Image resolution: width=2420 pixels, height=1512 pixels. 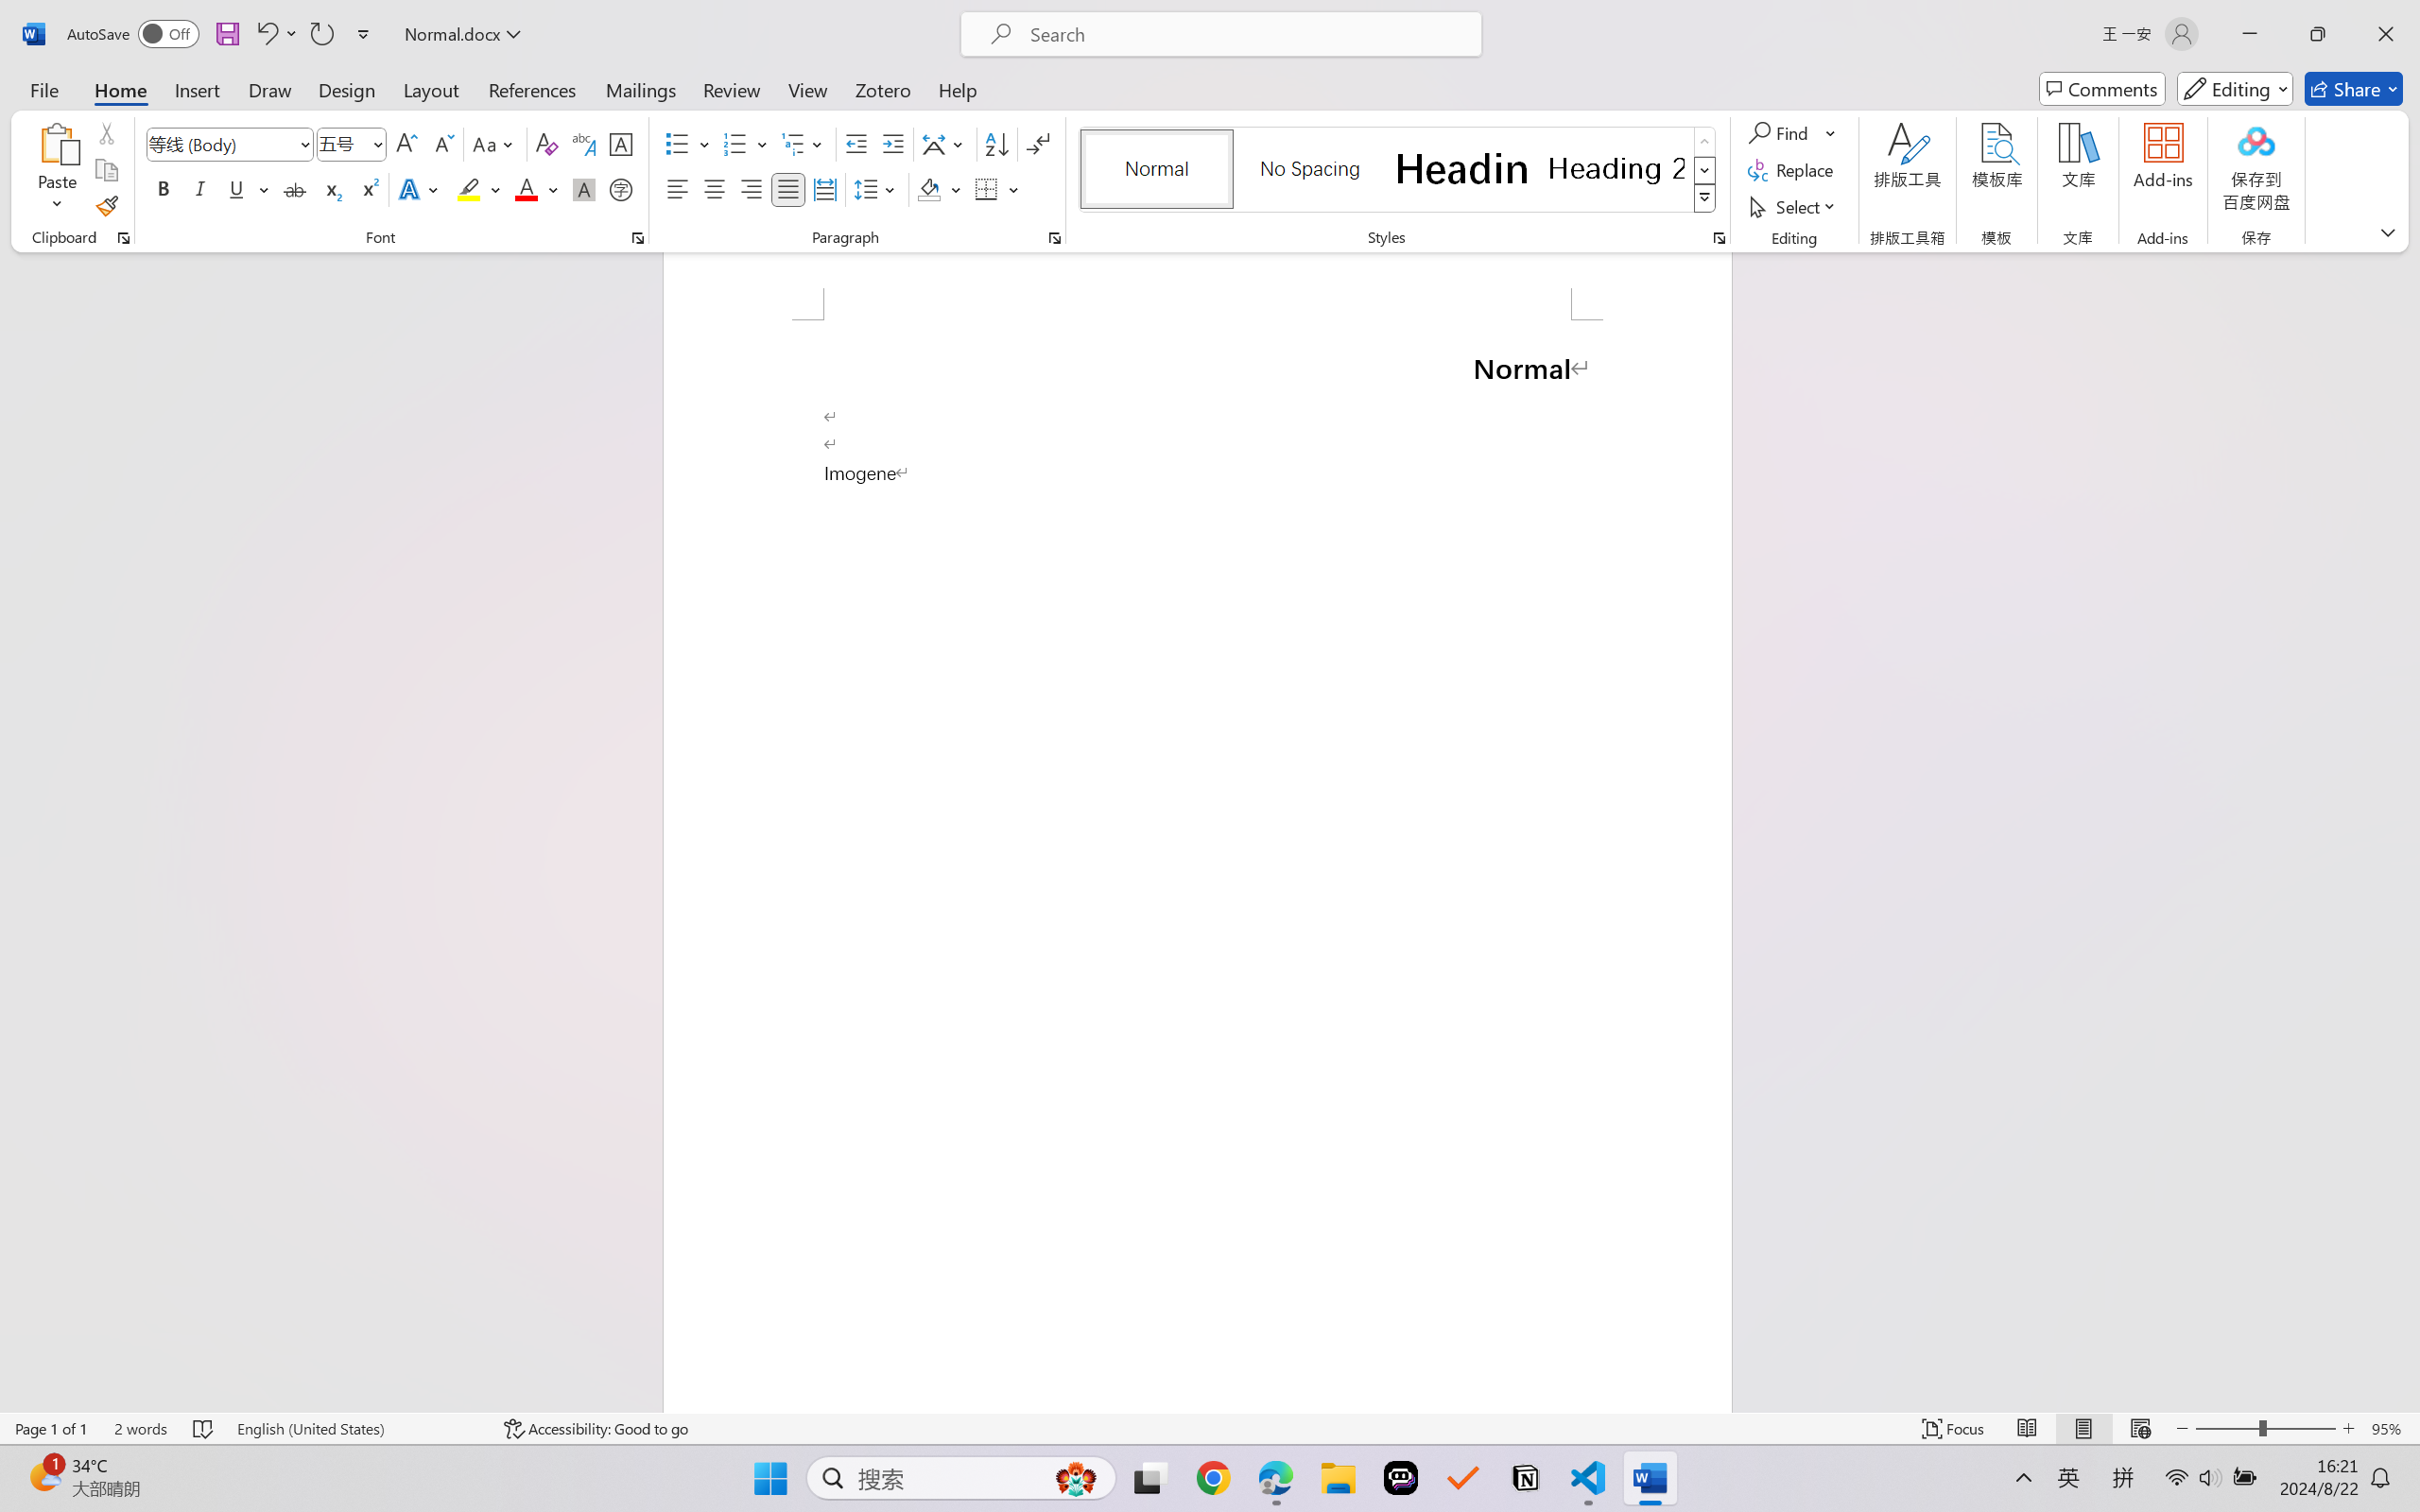 What do you see at coordinates (1246, 33) in the screenshot?
I see `'Microsoft search'` at bounding box center [1246, 33].